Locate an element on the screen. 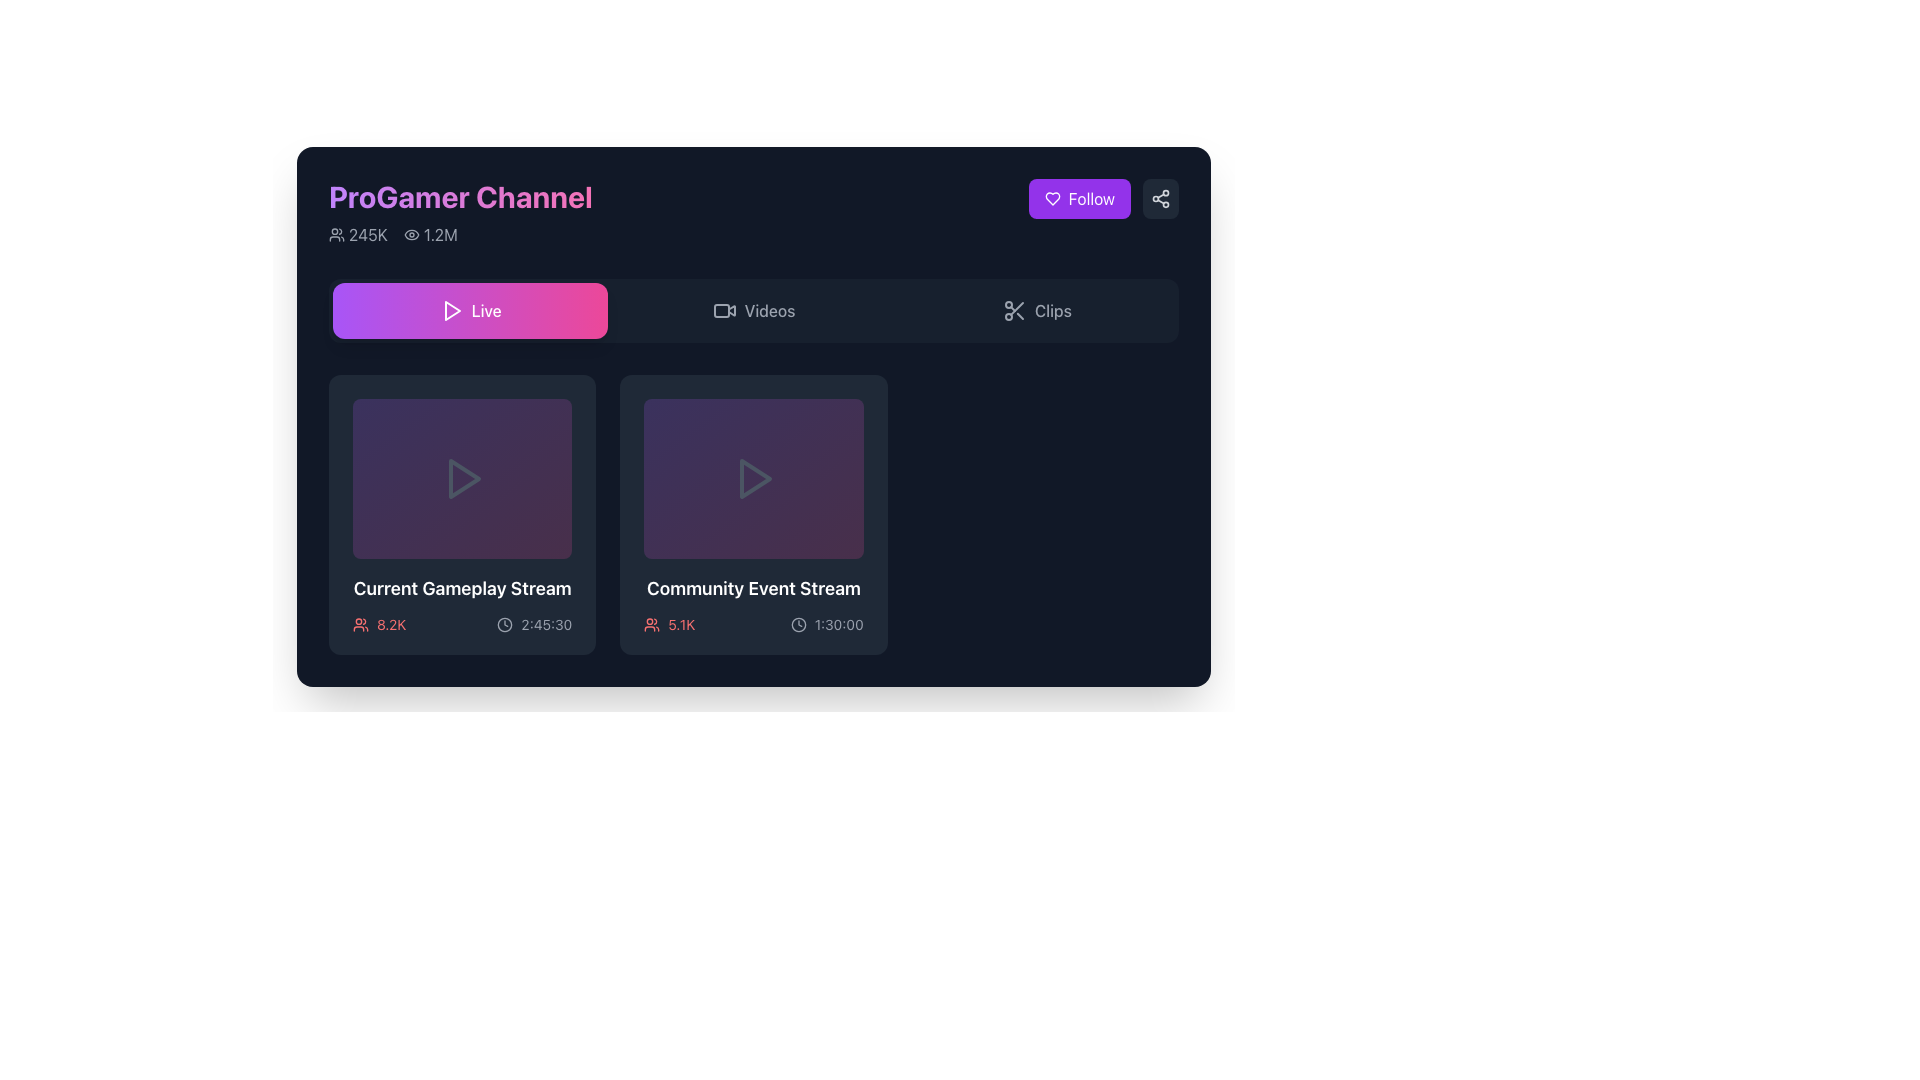  the 'Videos' button, which is a compact button with a video camera icon and text, located centrally in the navigation bar is located at coordinates (752, 311).